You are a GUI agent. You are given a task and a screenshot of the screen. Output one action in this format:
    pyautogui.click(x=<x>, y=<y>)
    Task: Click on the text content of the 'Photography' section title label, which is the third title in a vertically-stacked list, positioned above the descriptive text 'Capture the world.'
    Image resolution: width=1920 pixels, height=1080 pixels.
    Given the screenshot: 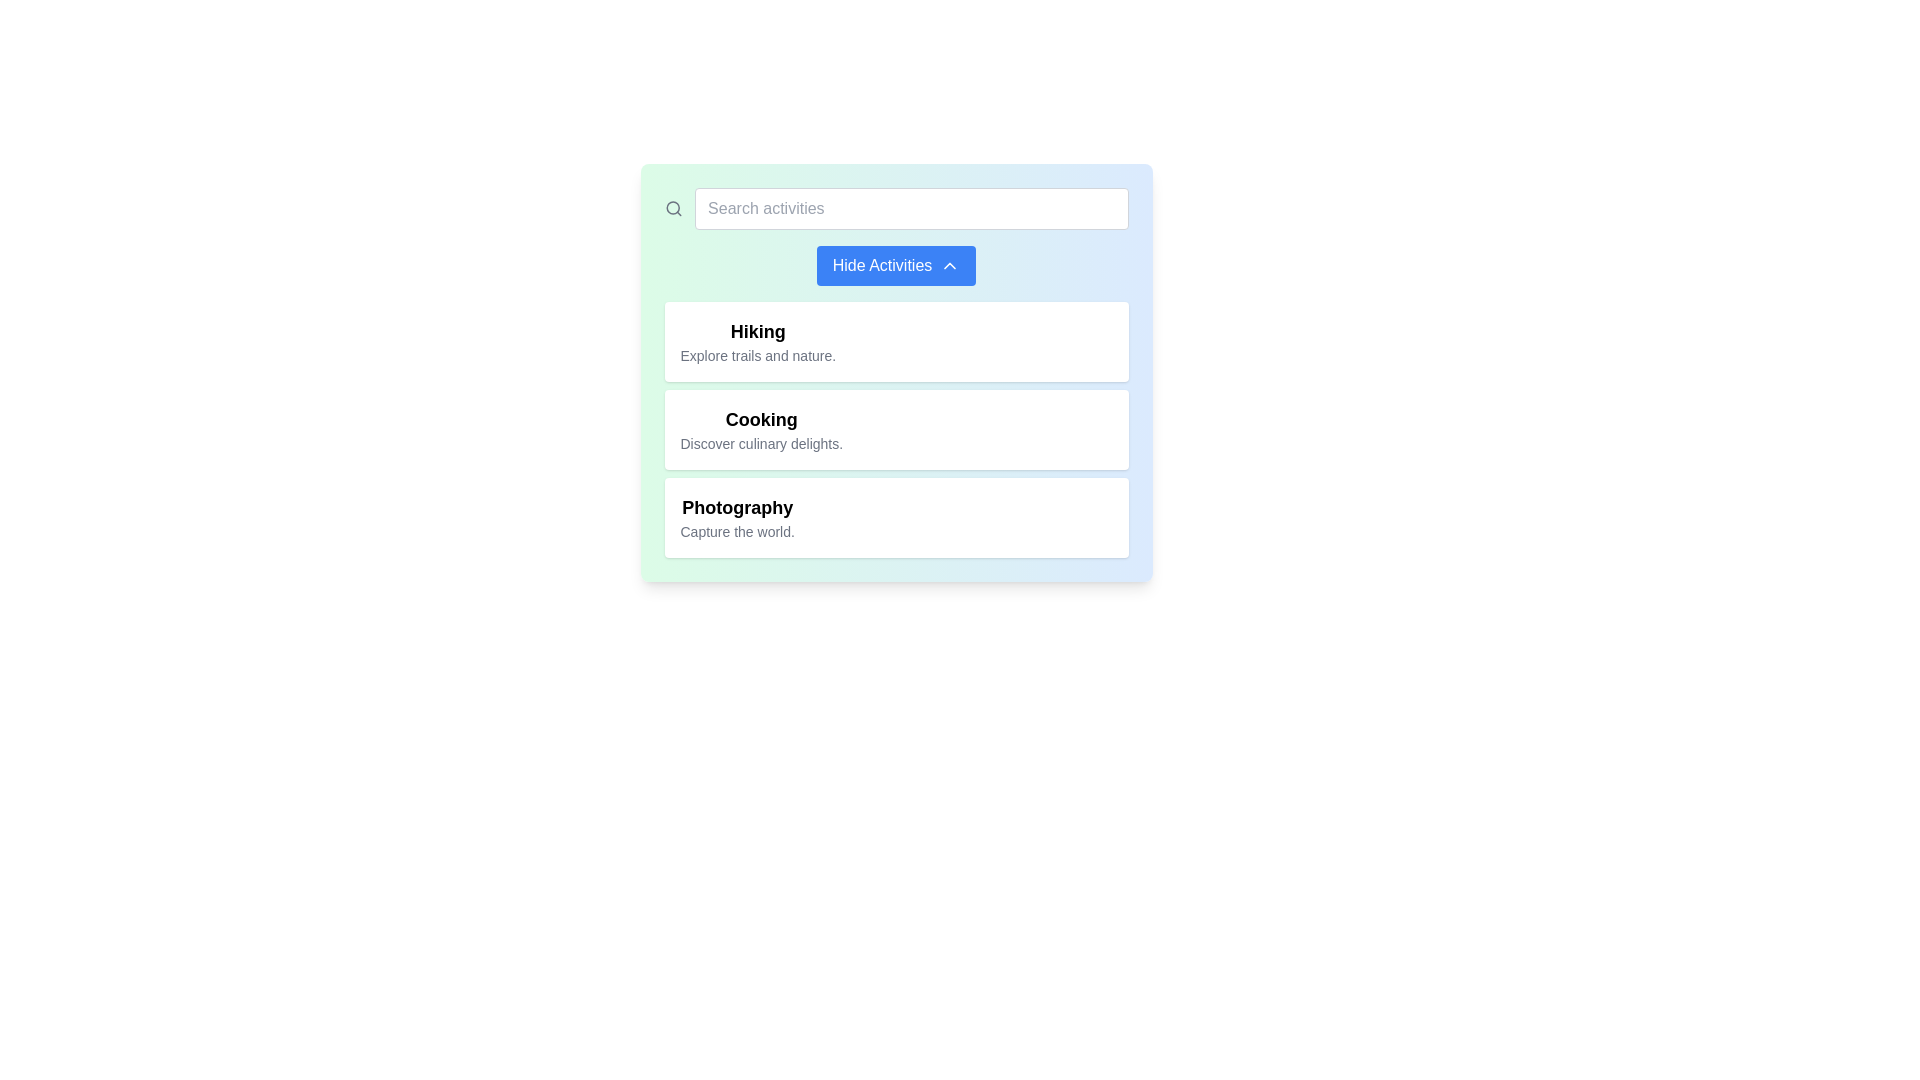 What is the action you would take?
    pyautogui.click(x=736, y=507)
    